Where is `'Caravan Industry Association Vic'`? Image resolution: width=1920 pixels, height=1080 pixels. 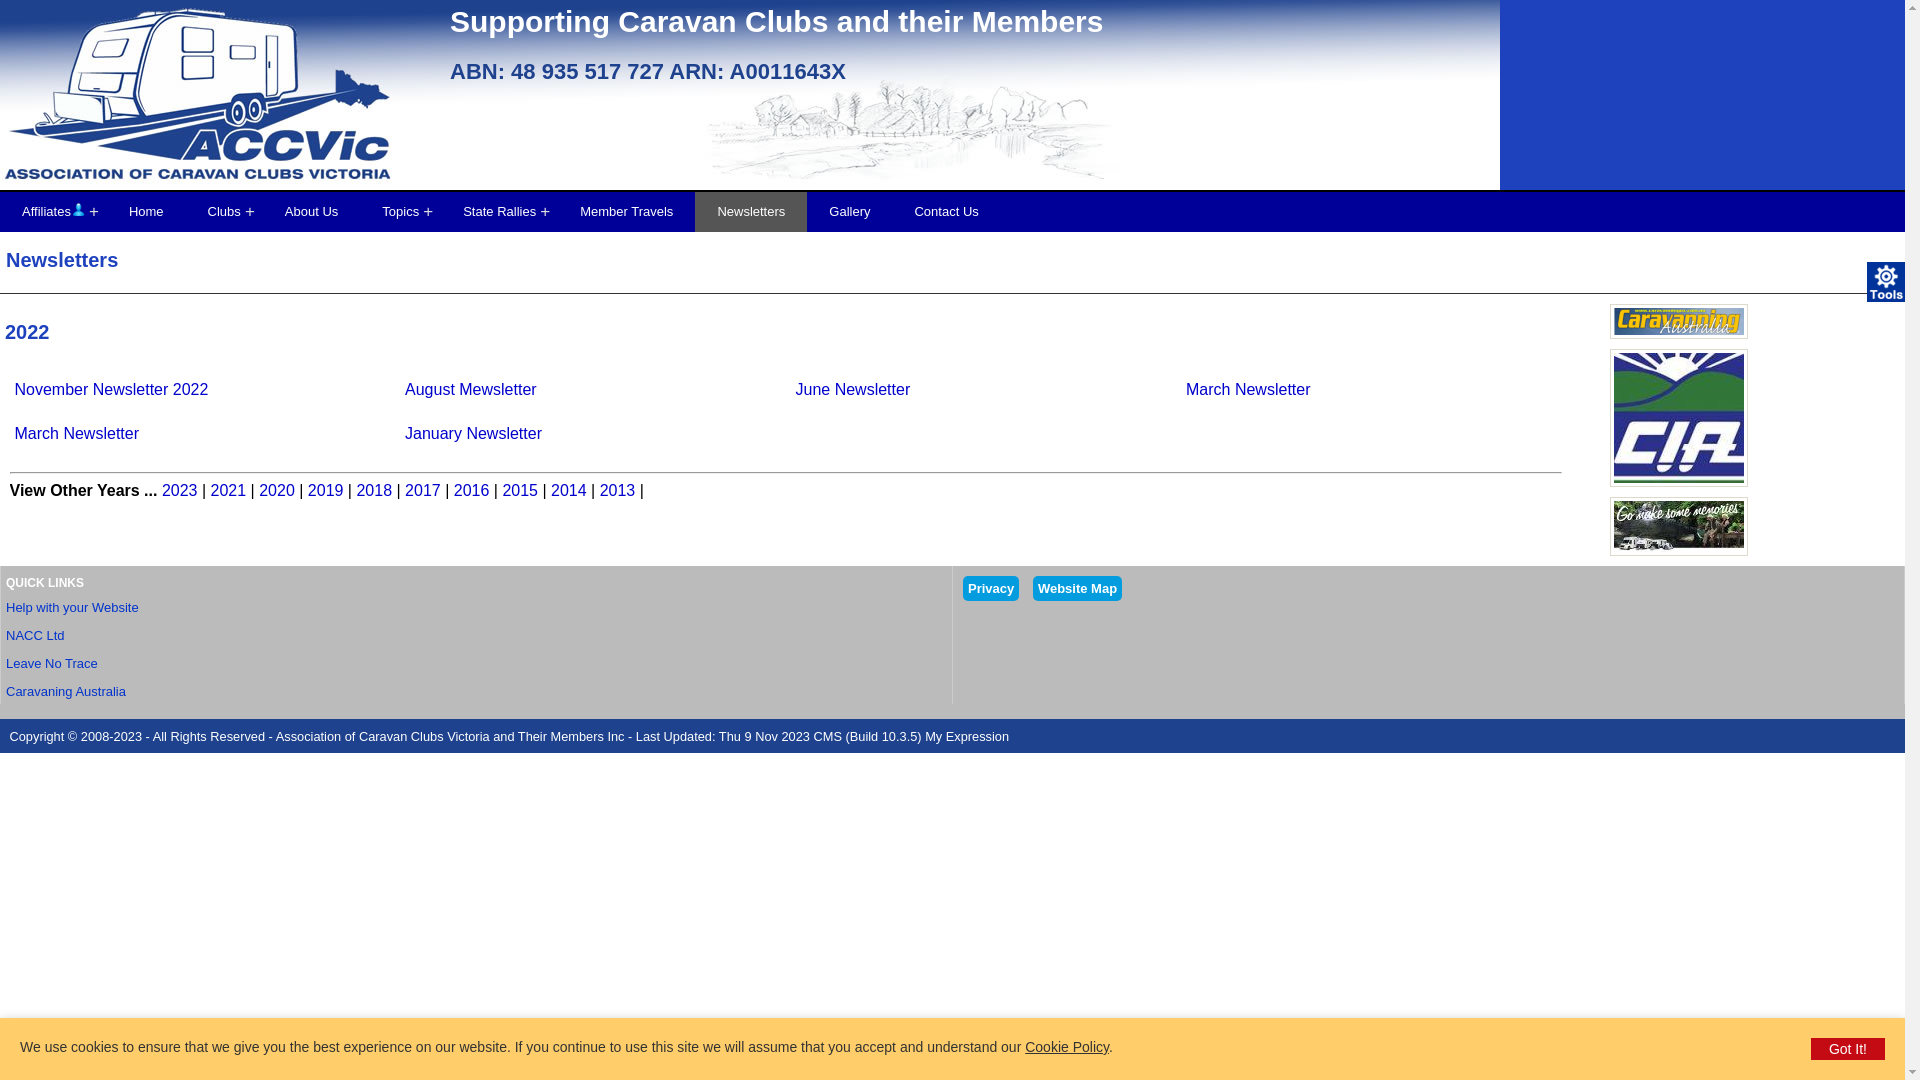 'Caravan Industry Association Vic' is located at coordinates (1679, 416).